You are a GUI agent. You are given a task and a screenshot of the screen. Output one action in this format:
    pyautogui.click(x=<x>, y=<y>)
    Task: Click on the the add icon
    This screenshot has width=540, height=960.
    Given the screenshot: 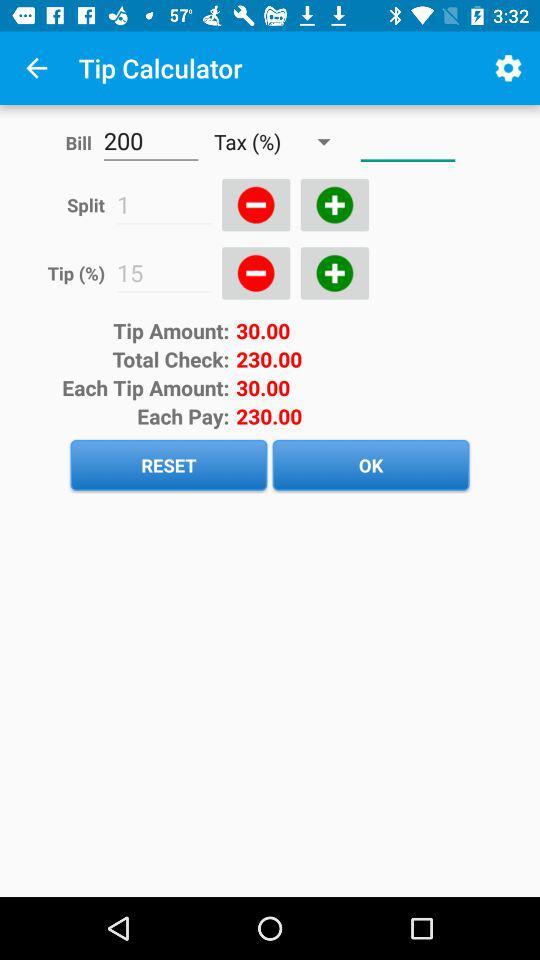 What is the action you would take?
    pyautogui.click(x=334, y=205)
    